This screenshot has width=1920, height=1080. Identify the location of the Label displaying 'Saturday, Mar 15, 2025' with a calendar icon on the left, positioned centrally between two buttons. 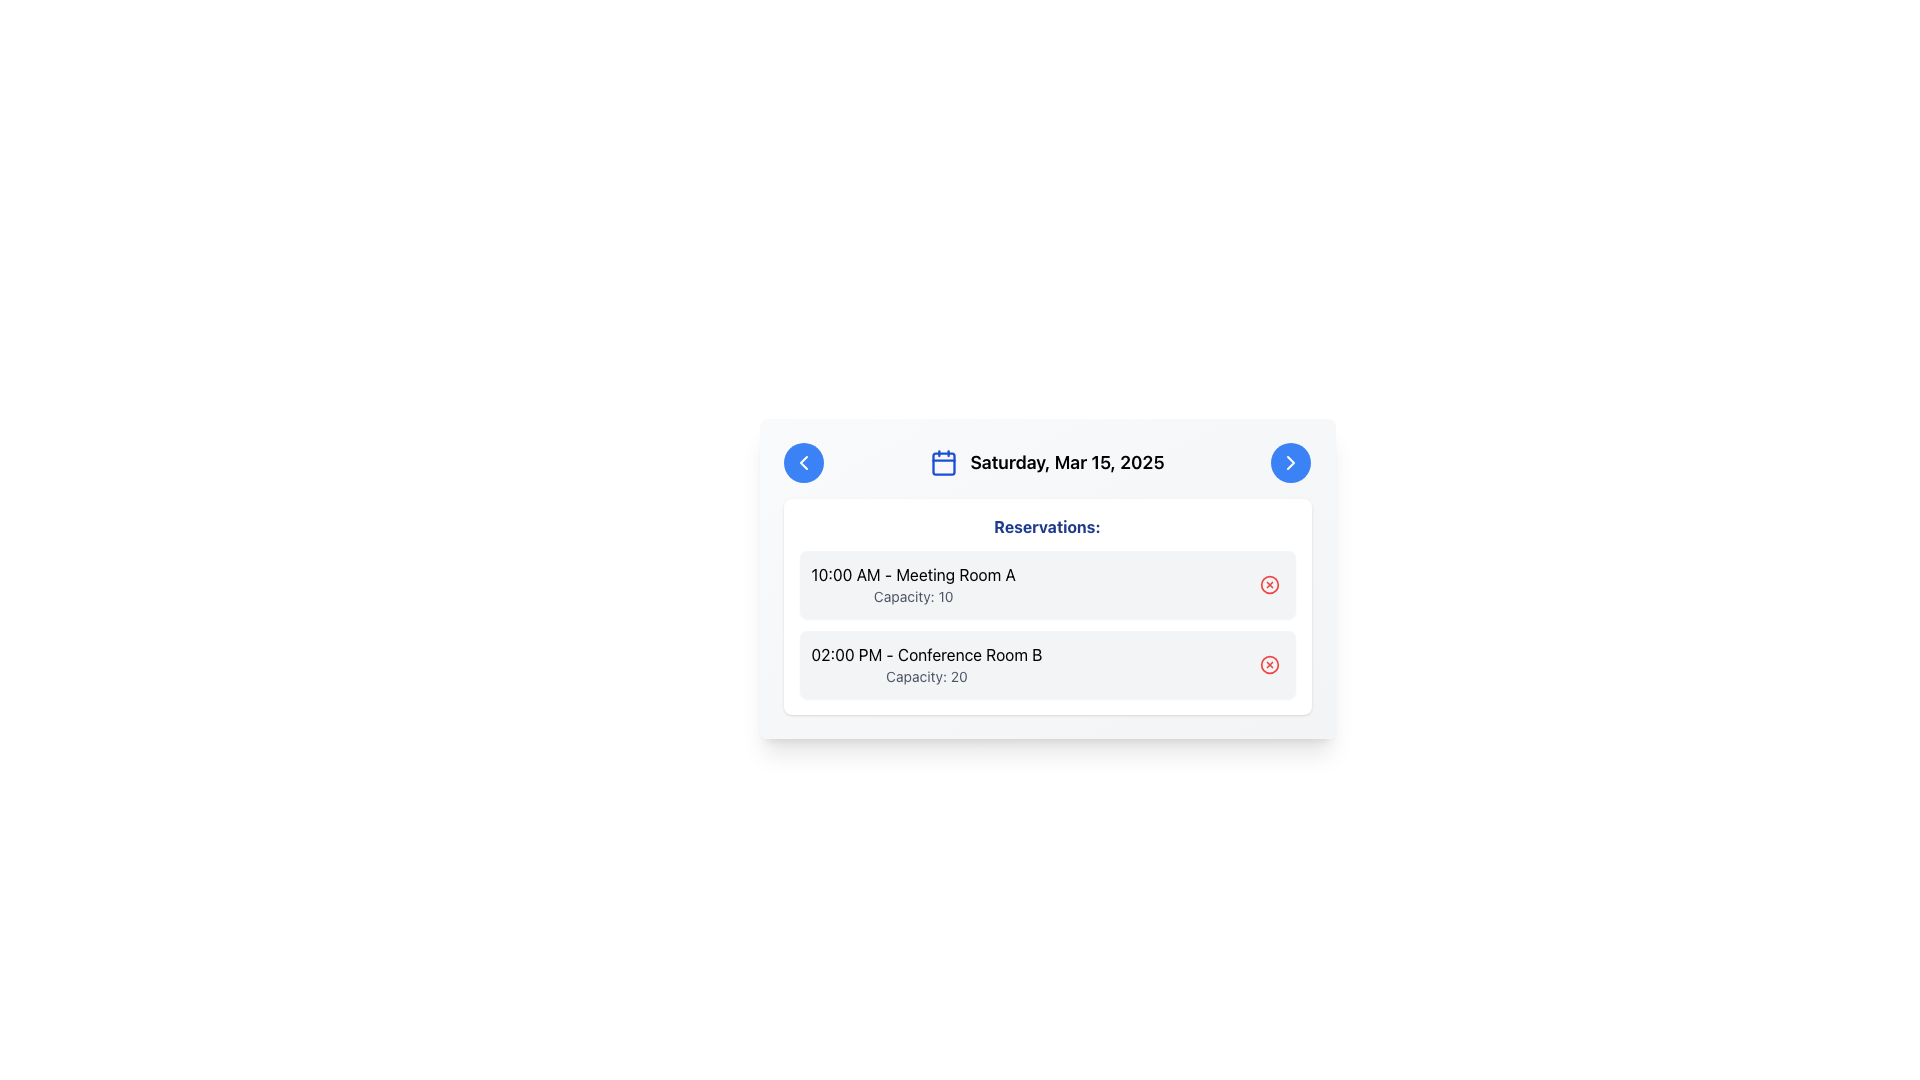
(1046, 462).